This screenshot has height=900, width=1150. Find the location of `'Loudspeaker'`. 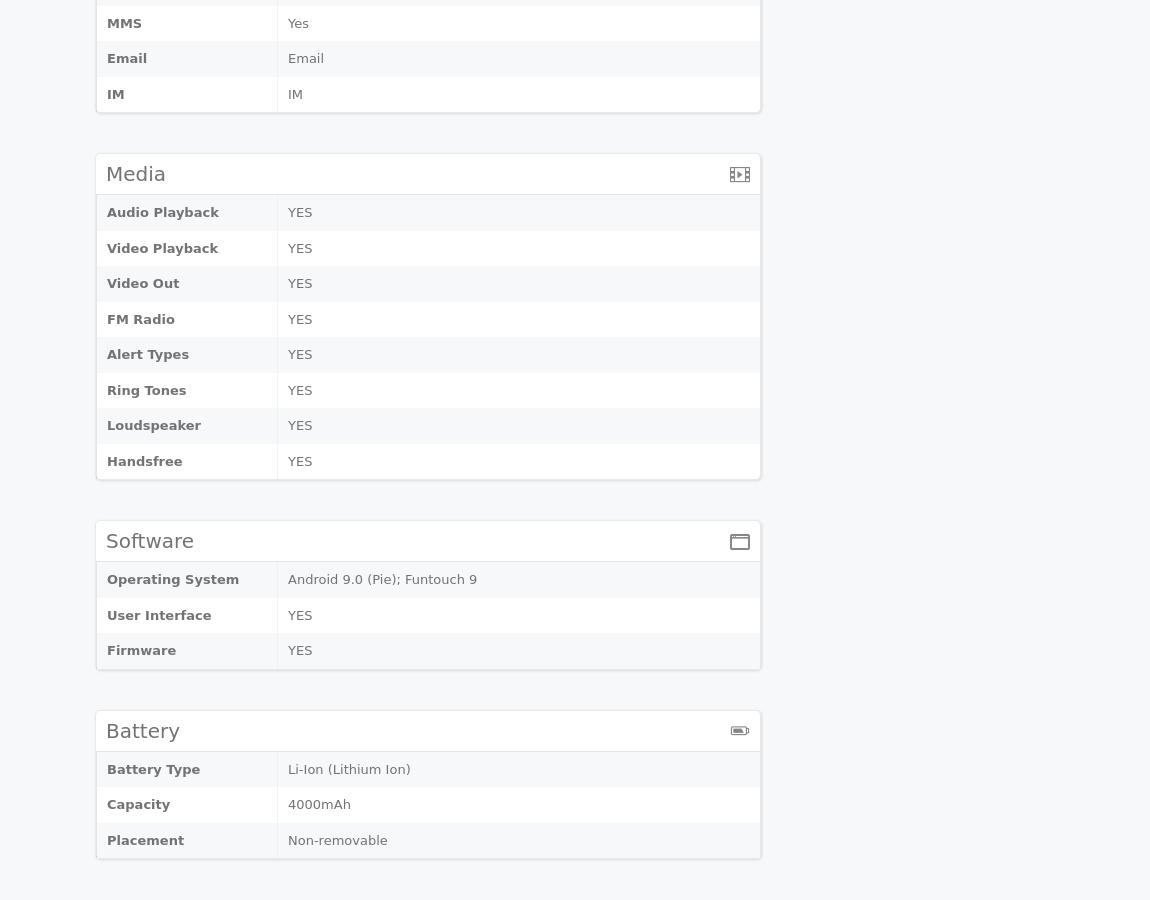

'Loudspeaker' is located at coordinates (152, 425).